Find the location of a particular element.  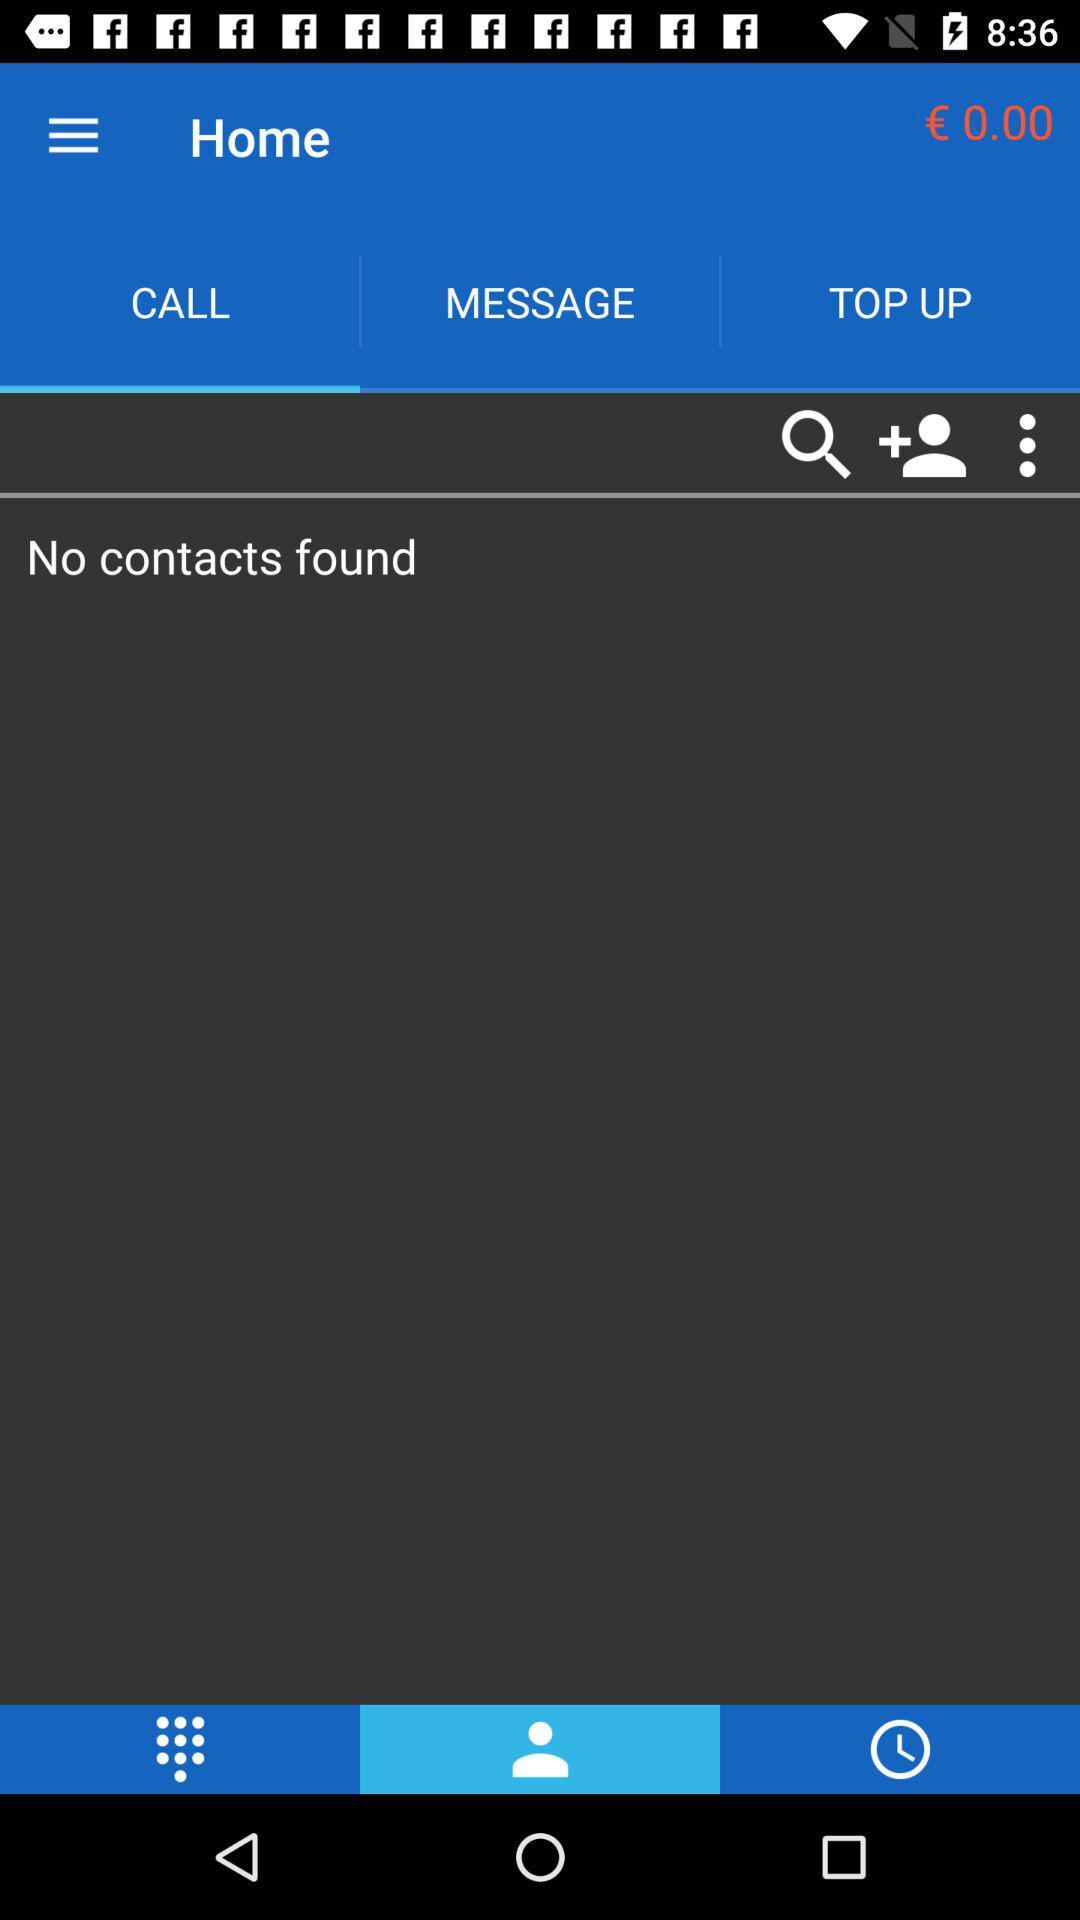

three dot icon is located at coordinates (1027, 444).